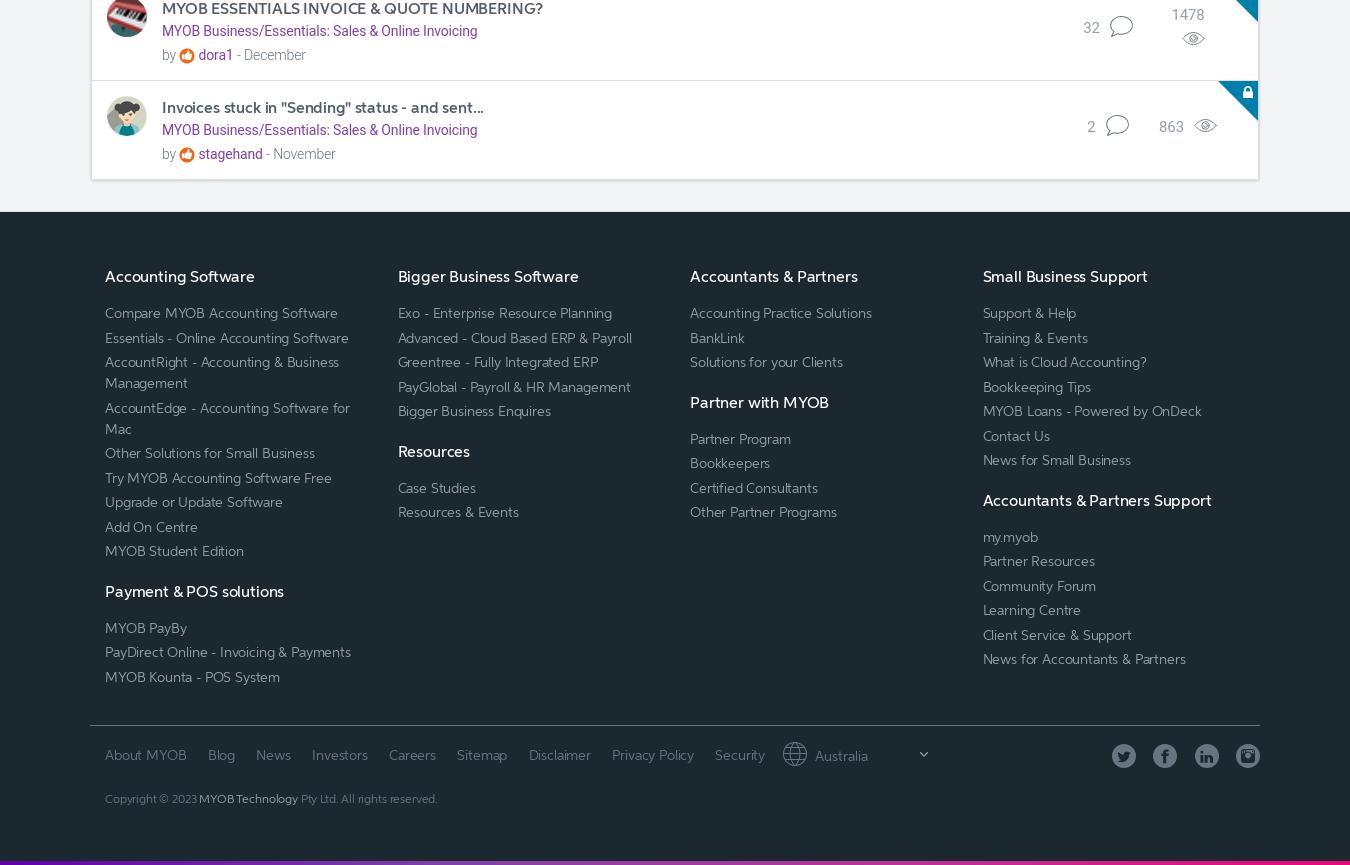 This screenshot has height=865, width=1350. I want to click on 'MYOB Loans - Powered by OnDeck', so click(1091, 410).